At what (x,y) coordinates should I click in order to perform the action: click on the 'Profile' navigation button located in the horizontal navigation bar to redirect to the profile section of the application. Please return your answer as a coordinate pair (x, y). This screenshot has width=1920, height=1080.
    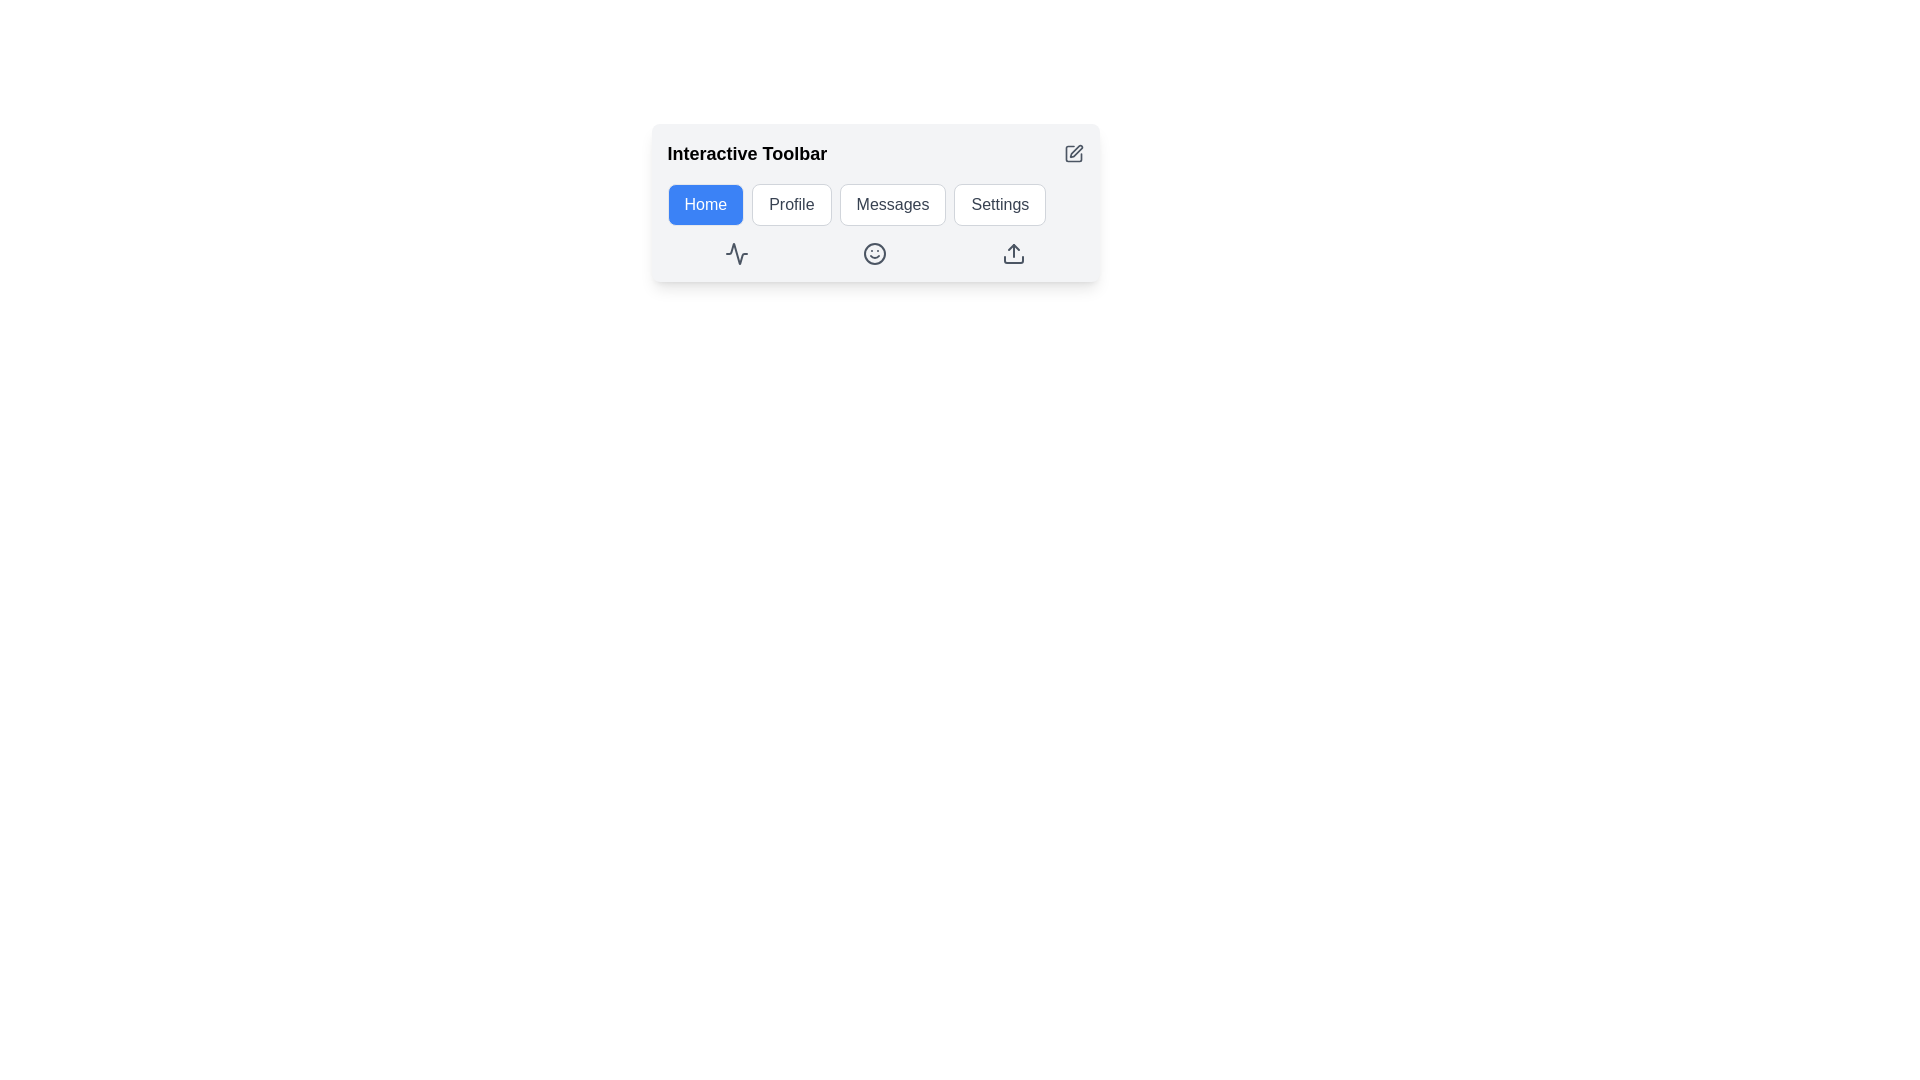
    Looking at the image, I should click on (790, 204).